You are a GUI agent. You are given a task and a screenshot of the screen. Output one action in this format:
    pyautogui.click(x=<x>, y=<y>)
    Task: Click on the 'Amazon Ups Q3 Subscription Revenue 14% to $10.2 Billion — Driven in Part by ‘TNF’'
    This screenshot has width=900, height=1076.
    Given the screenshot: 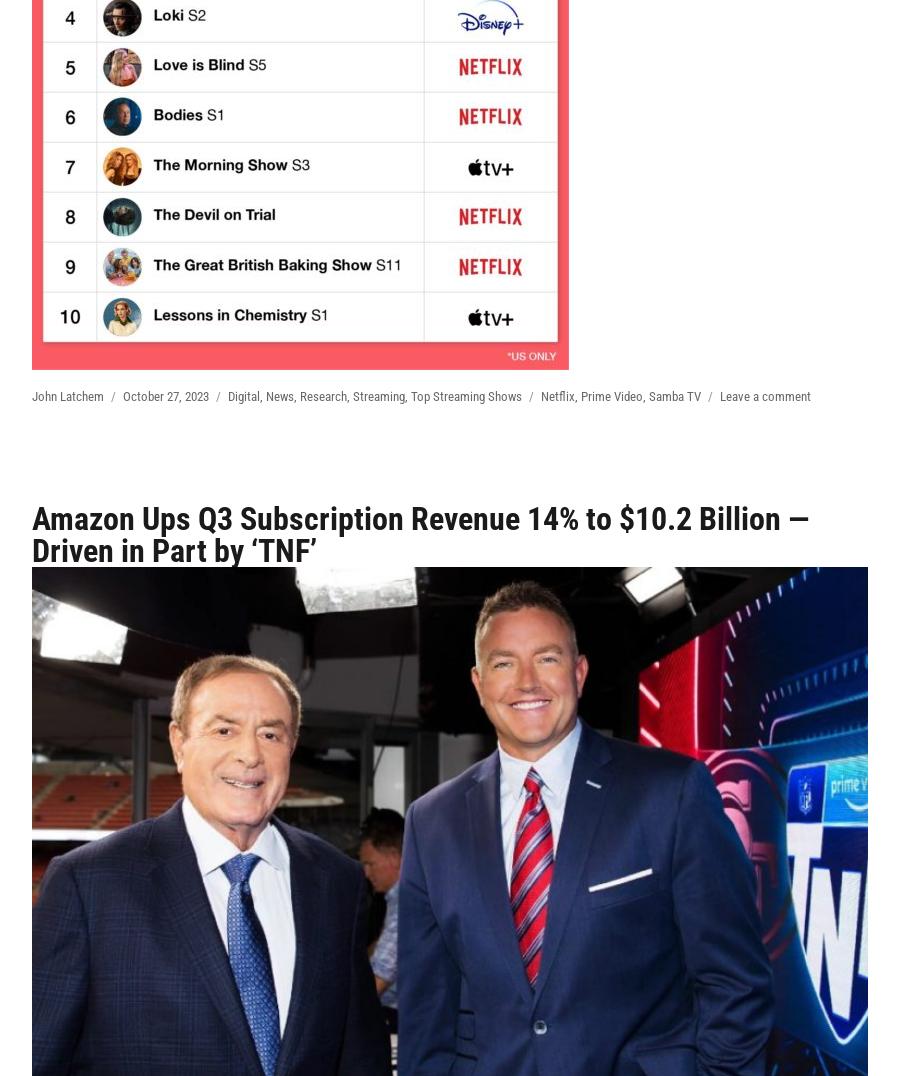 What is the action you would take?
    pyautogui.click(x=420, y=534)
    